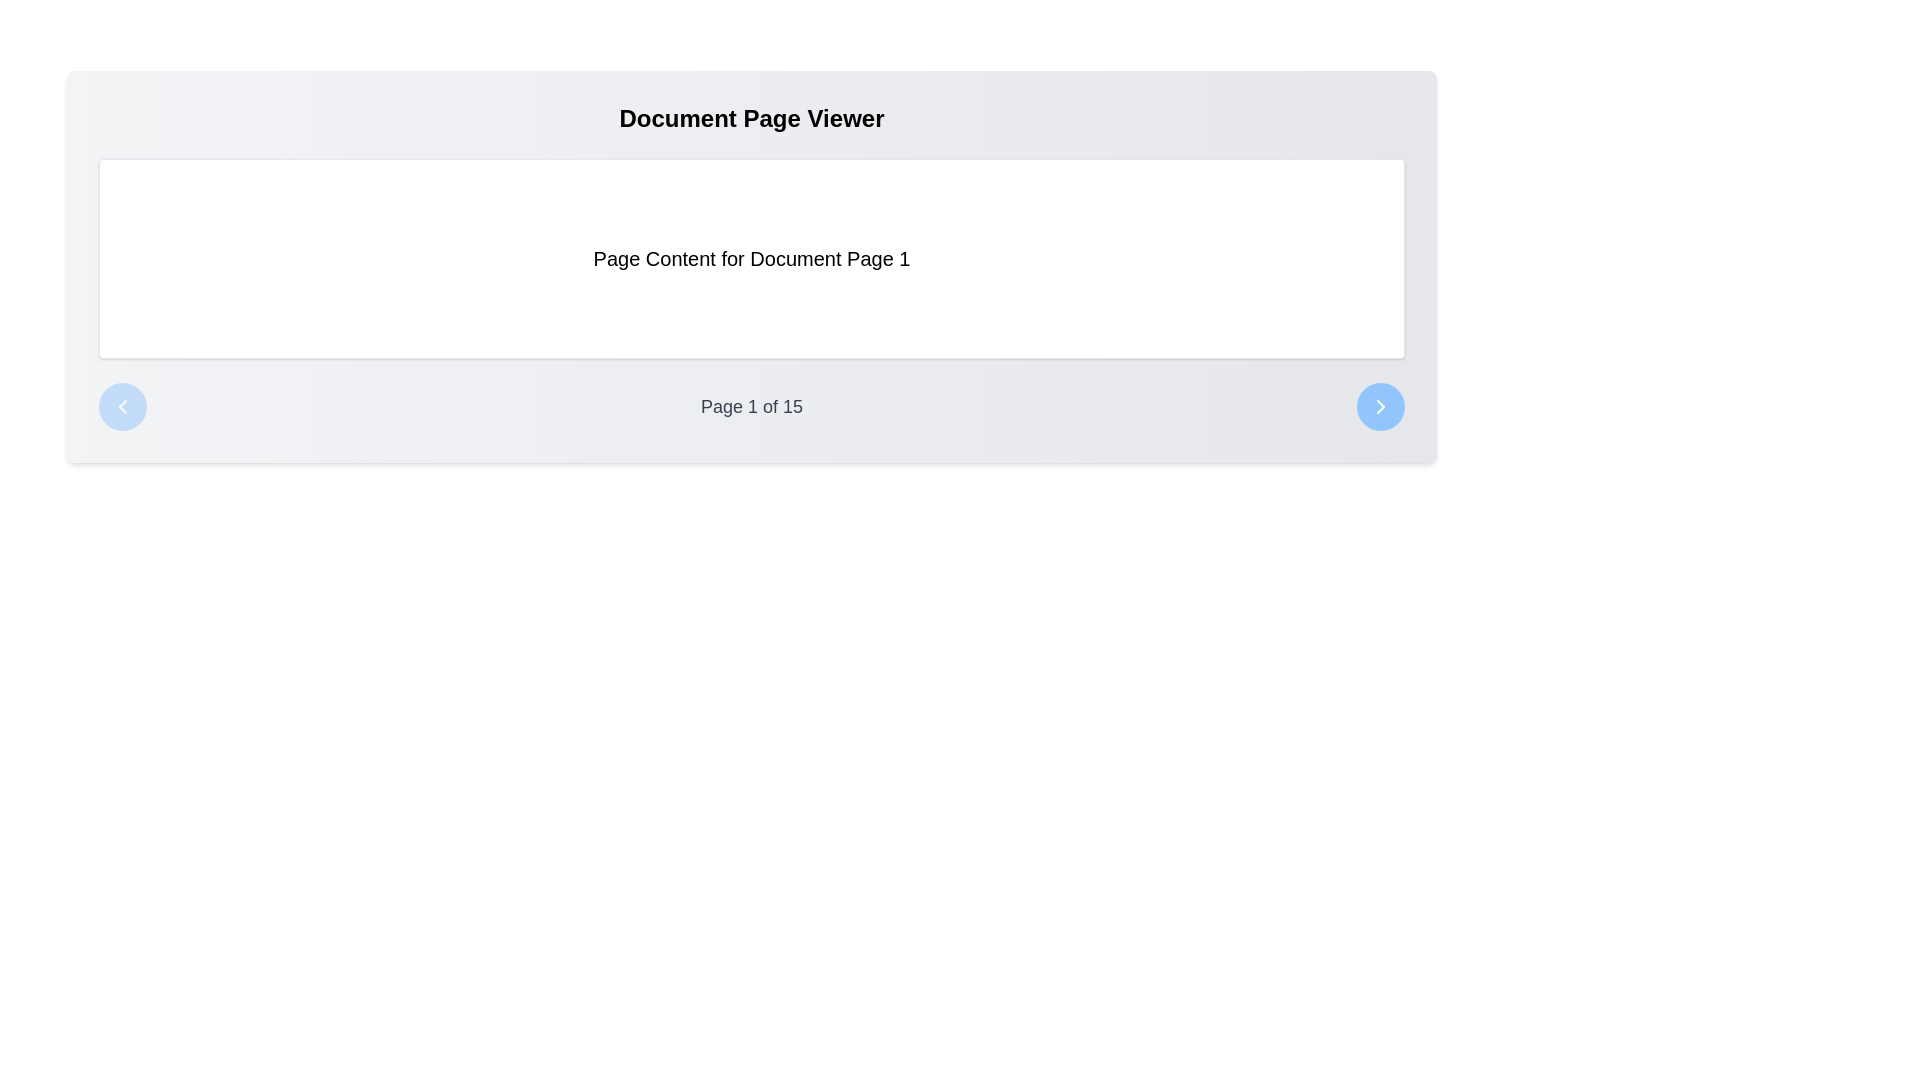 The width and height of the screenshot is (1920, 1080). What do you see at coordinates (751, 119) in the screenshot?
I see `the title or heading element that serves as the main title for the document viewer interface, located at the top center of the interface` at bounding box center [751, 119].